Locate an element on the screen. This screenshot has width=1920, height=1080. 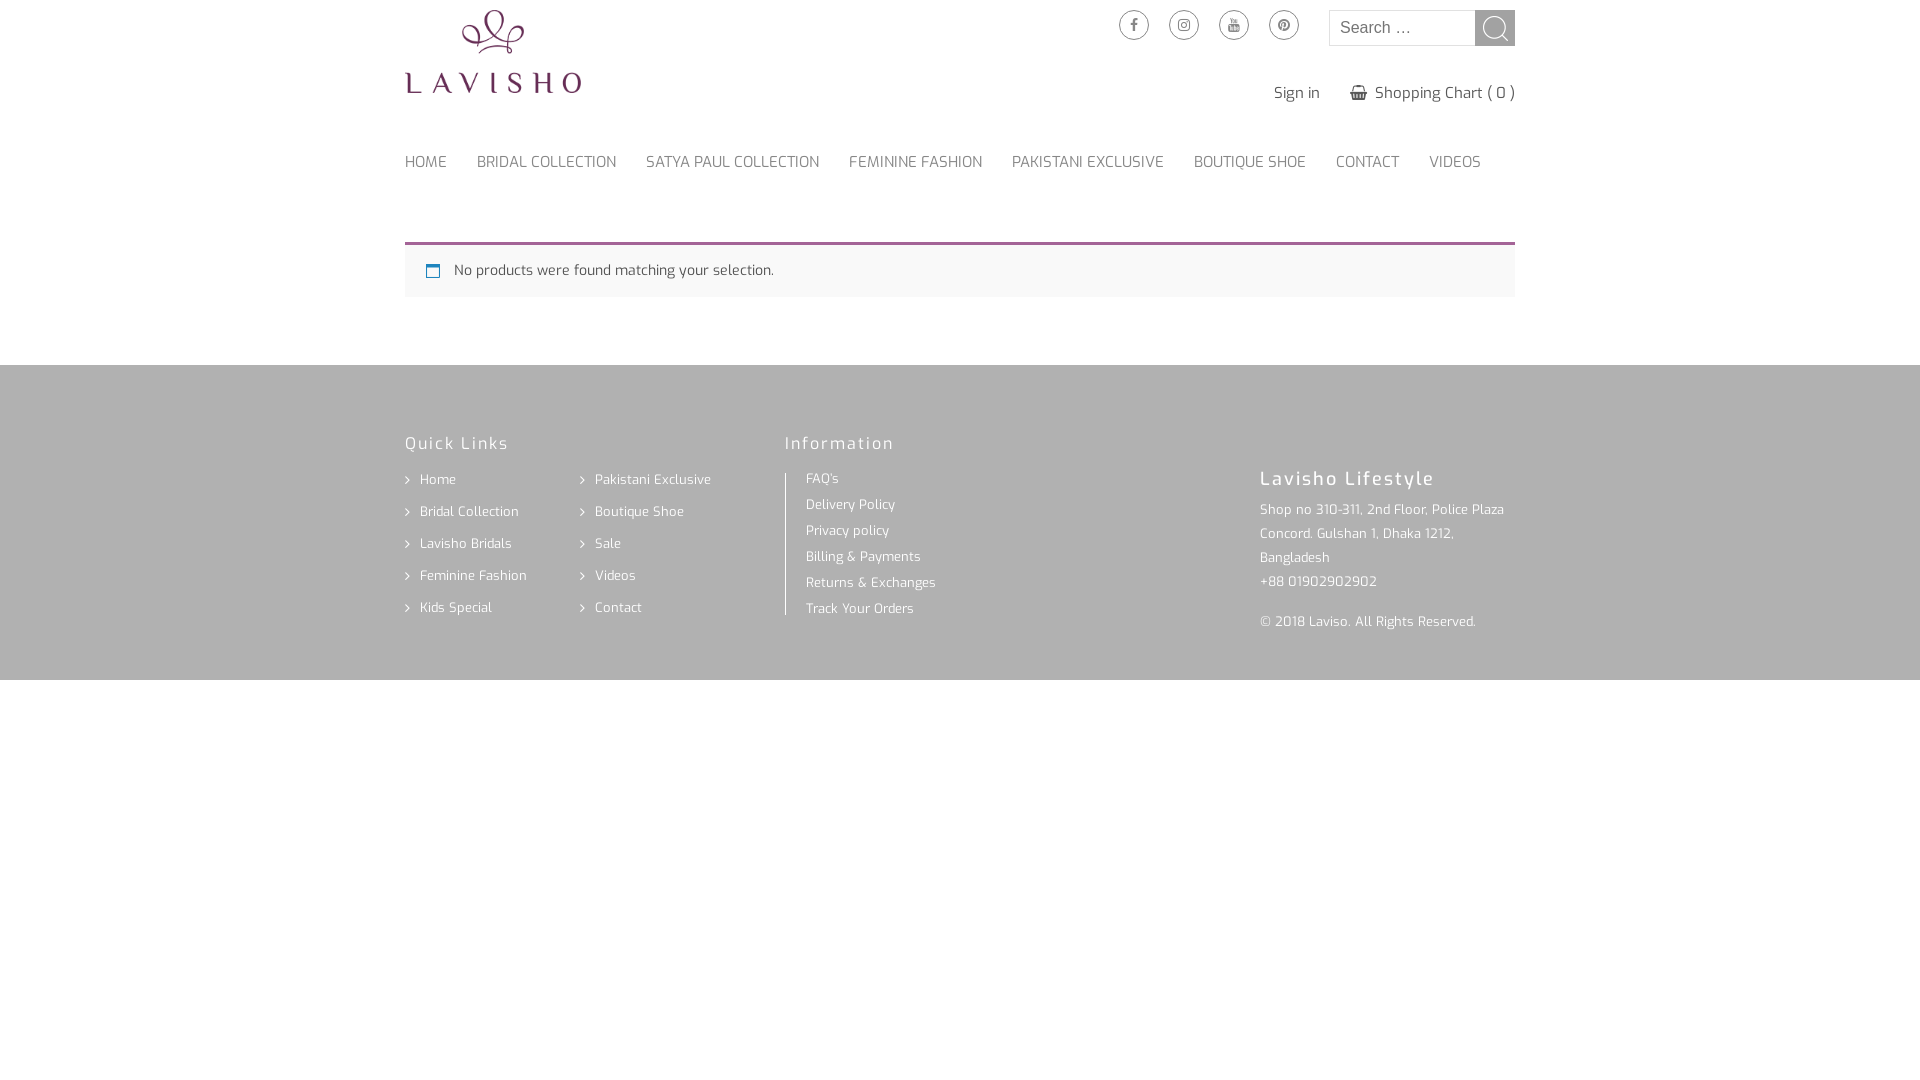
'VIDEOS' is located at coordinates (1469, 161).